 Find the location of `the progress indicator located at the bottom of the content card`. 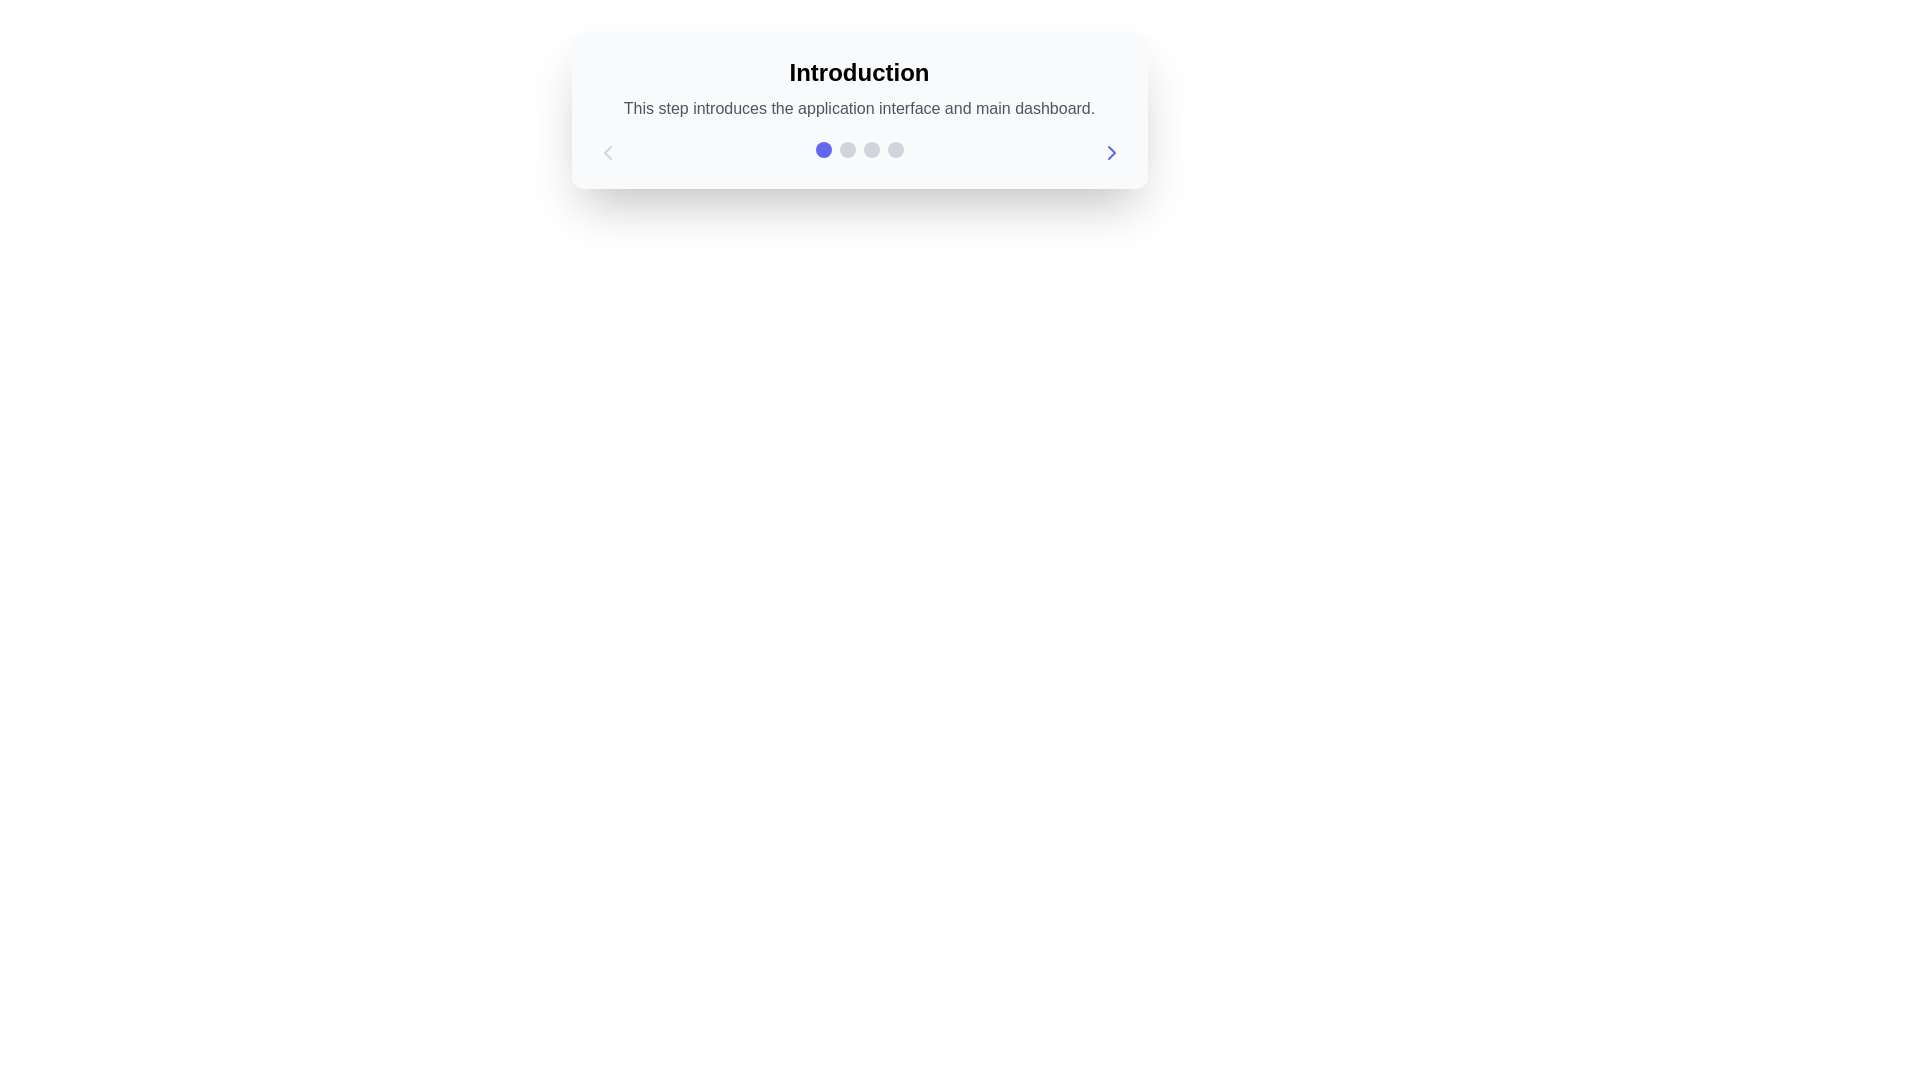

the progress indicator located at the bottom of the content card is located at coordinates (859, 152).